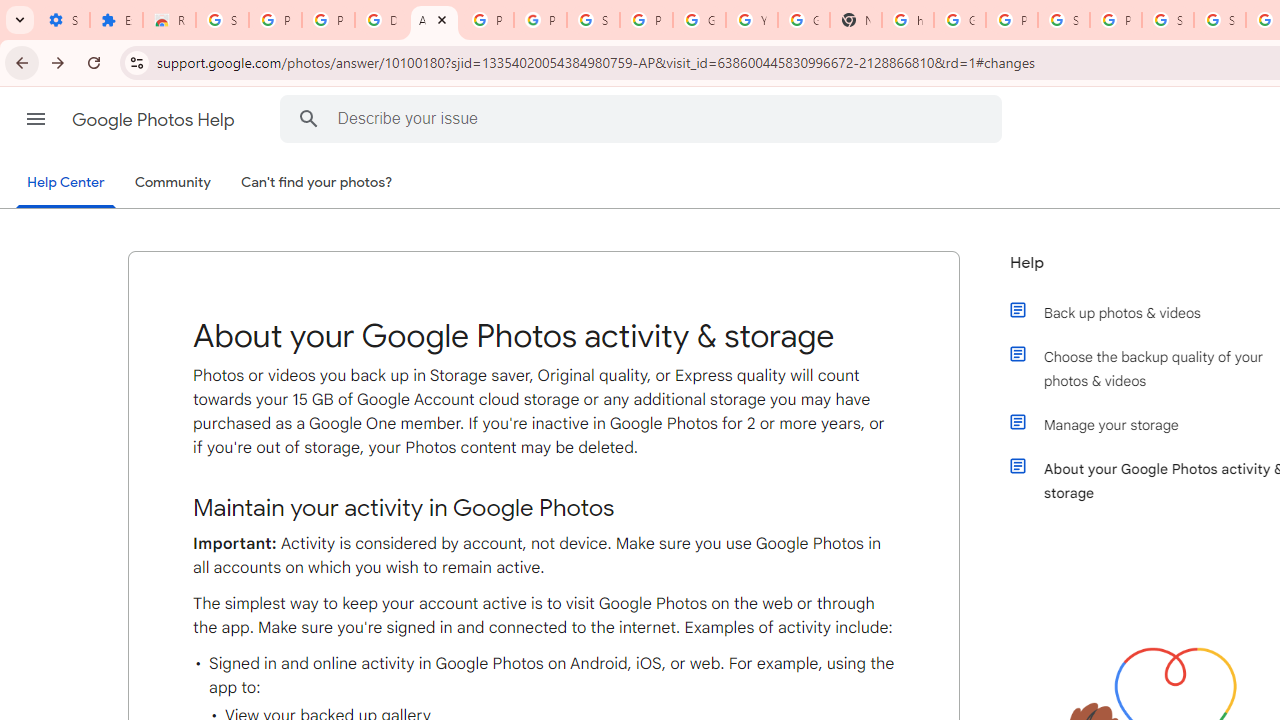  I want to click on 'Main menu', so click(35, 119).